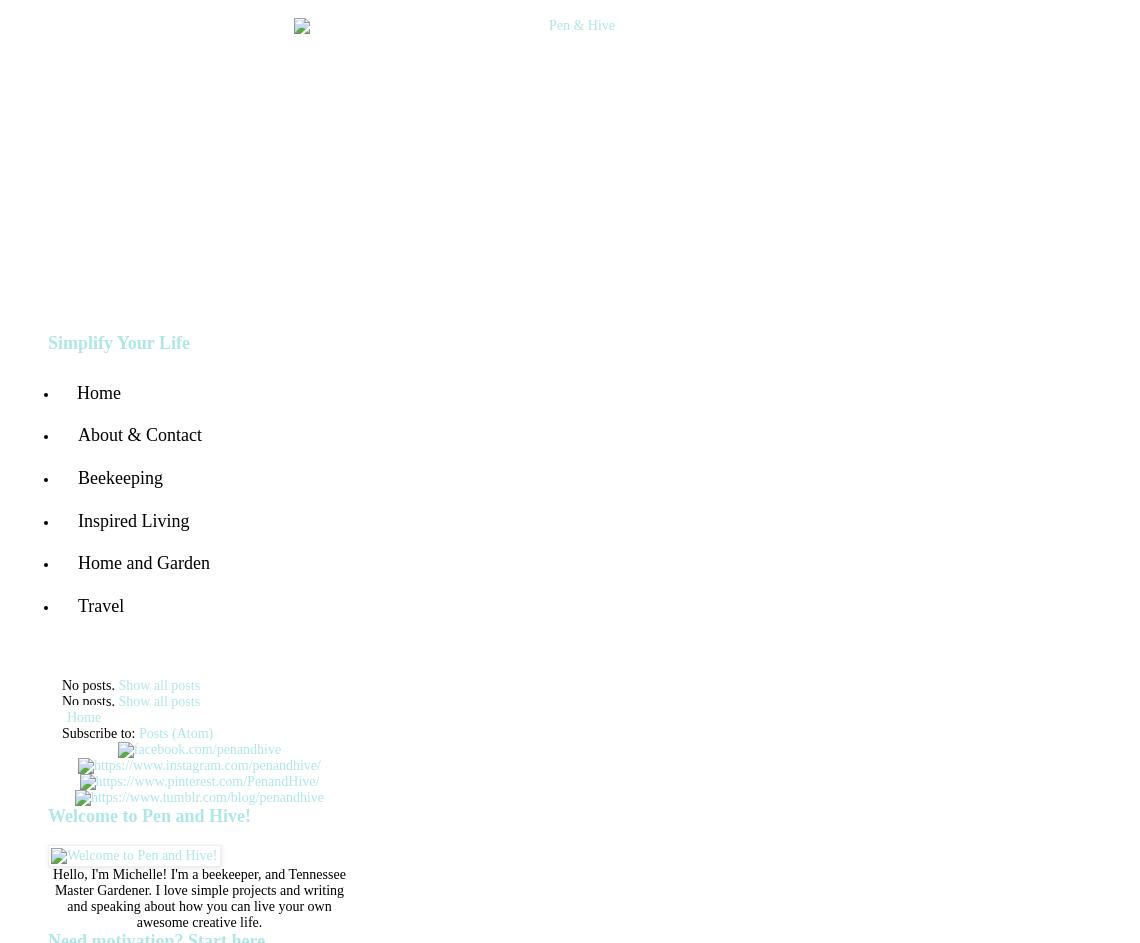  I want to click on 'Hello, I'm Michelle! I'm a beekeeper, and Tennessee Master Gardener. I love simple projects and writing and speaking  about how you can live your own awesome creative life.', so click(199, 896).